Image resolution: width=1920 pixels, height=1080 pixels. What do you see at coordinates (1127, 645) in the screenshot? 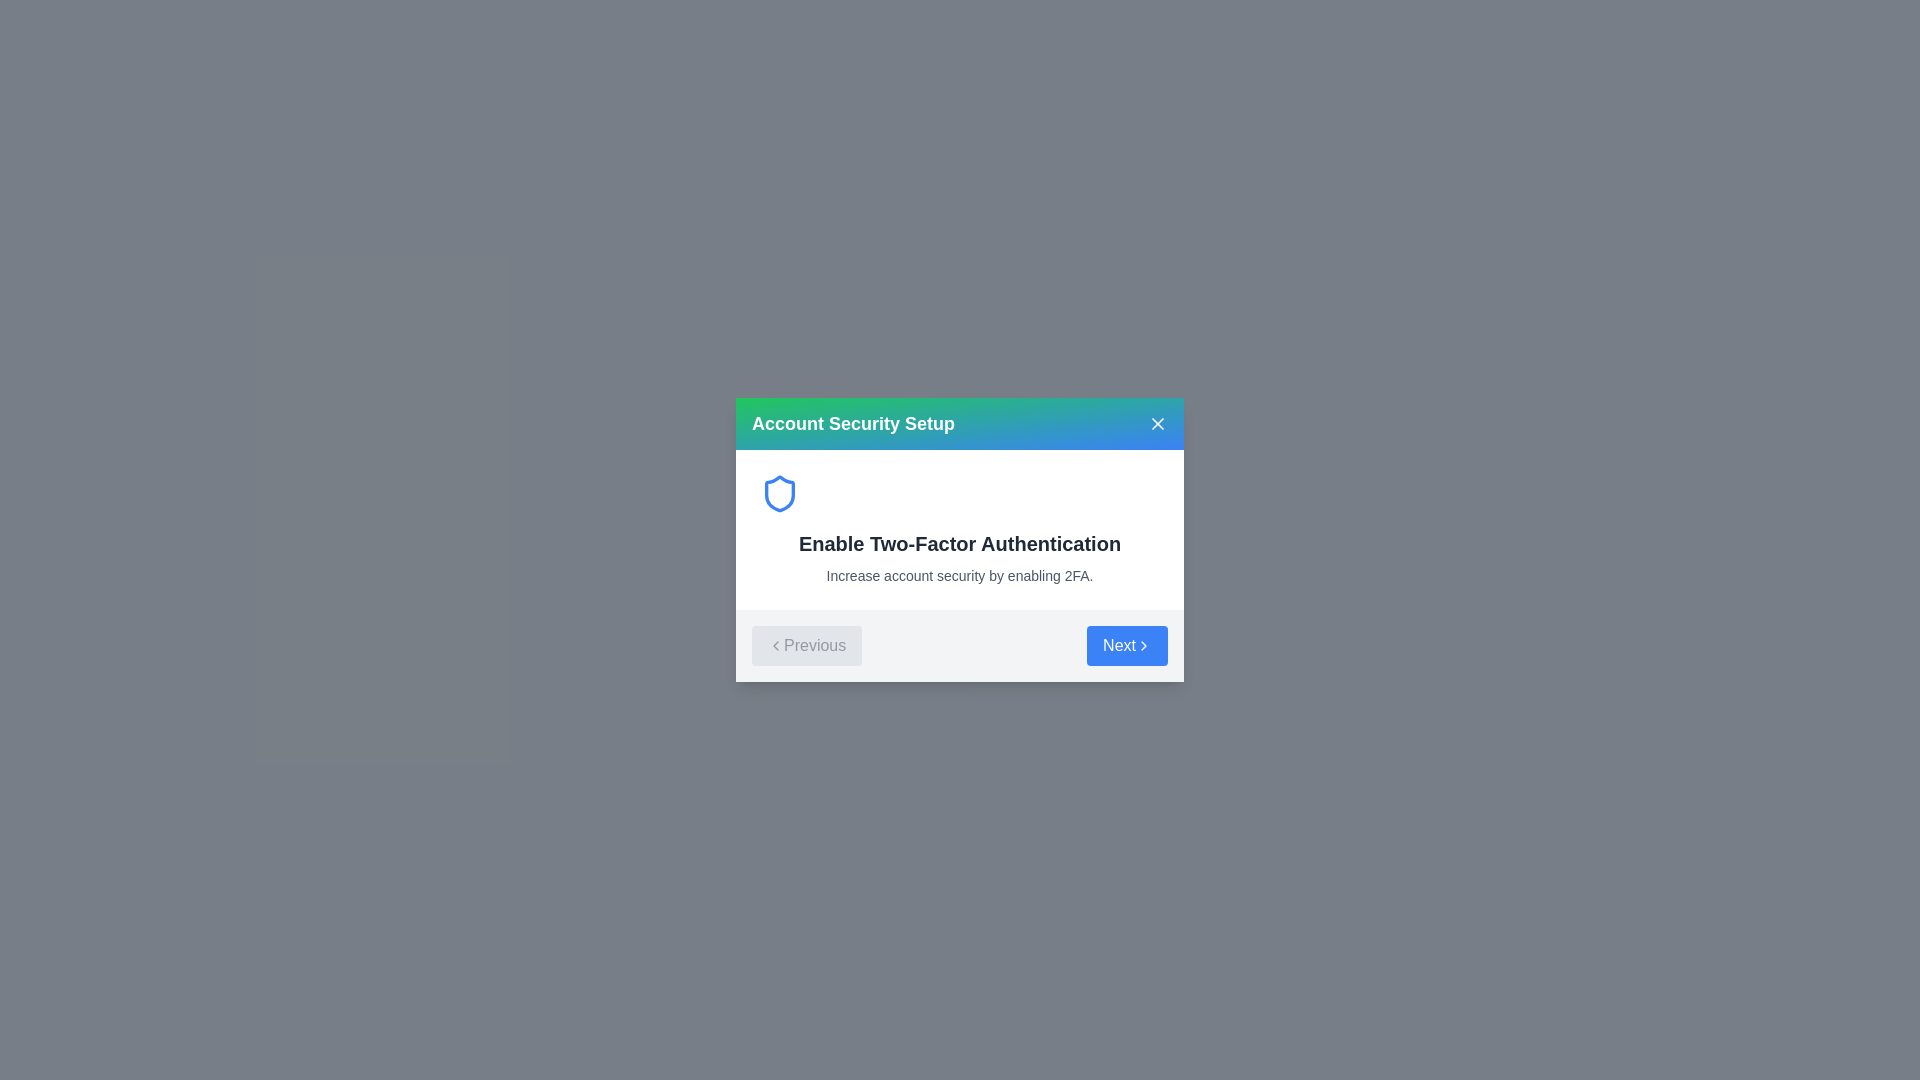
I see `the blue 'Next' button with rounded corners, which displays a right arrow icon` at bounding box center [1127, 645].